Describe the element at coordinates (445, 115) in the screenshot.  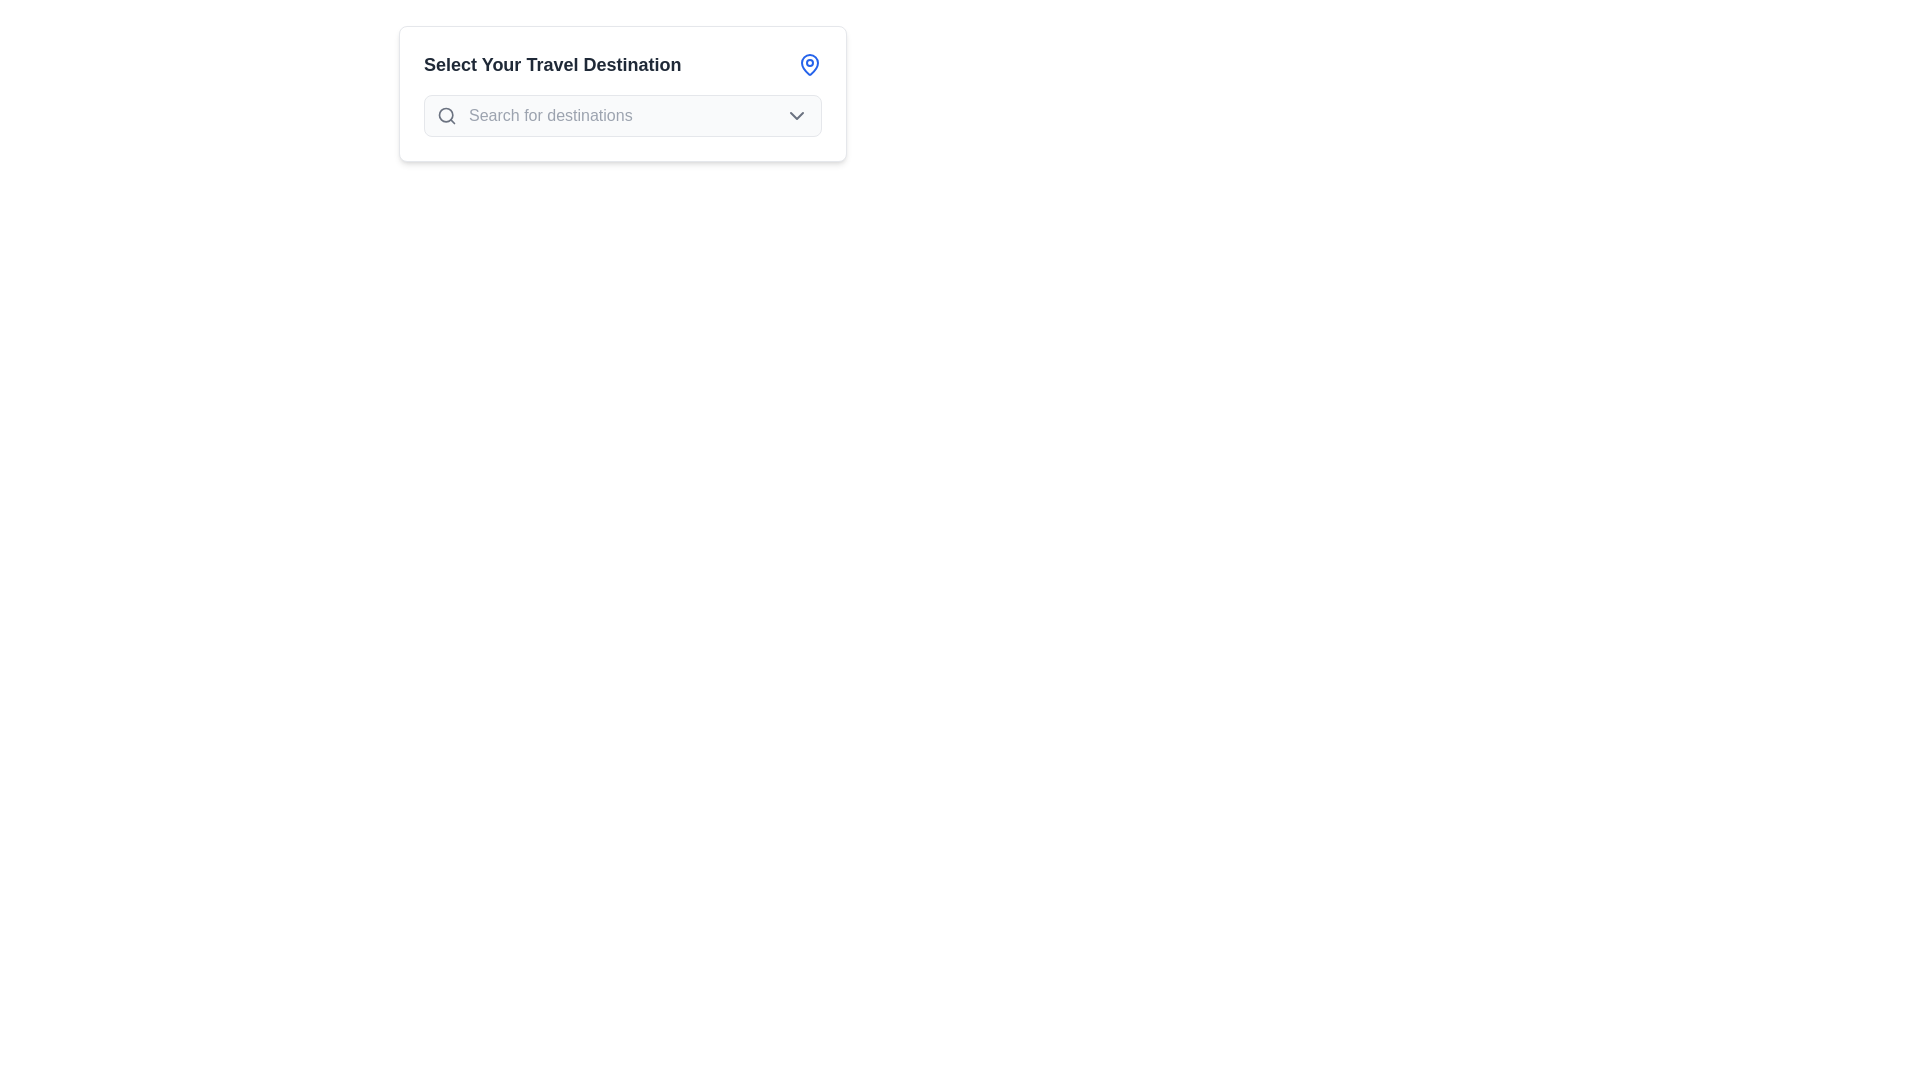
I see `the input field associated with the magnifying glass icon` at that location.